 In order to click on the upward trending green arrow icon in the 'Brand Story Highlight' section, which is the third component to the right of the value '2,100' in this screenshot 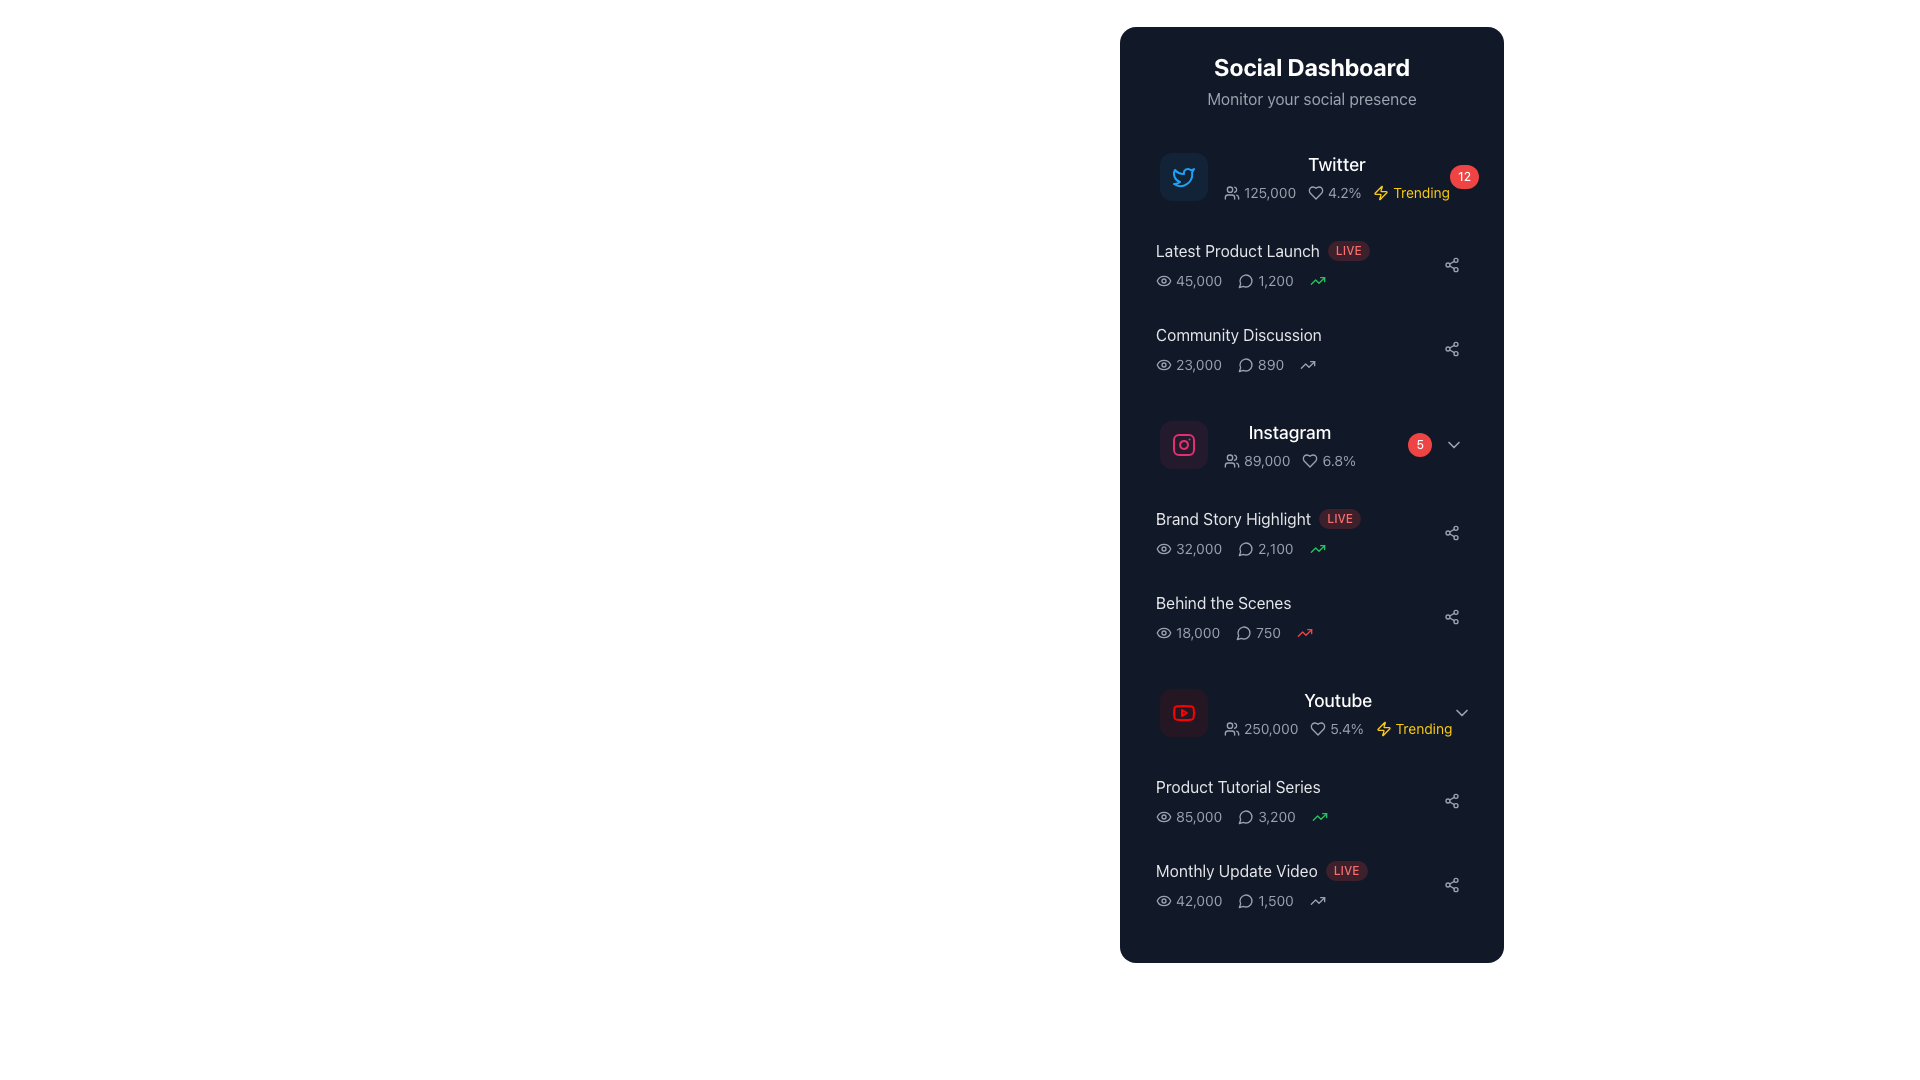, I will do `click(1317, 548)`.